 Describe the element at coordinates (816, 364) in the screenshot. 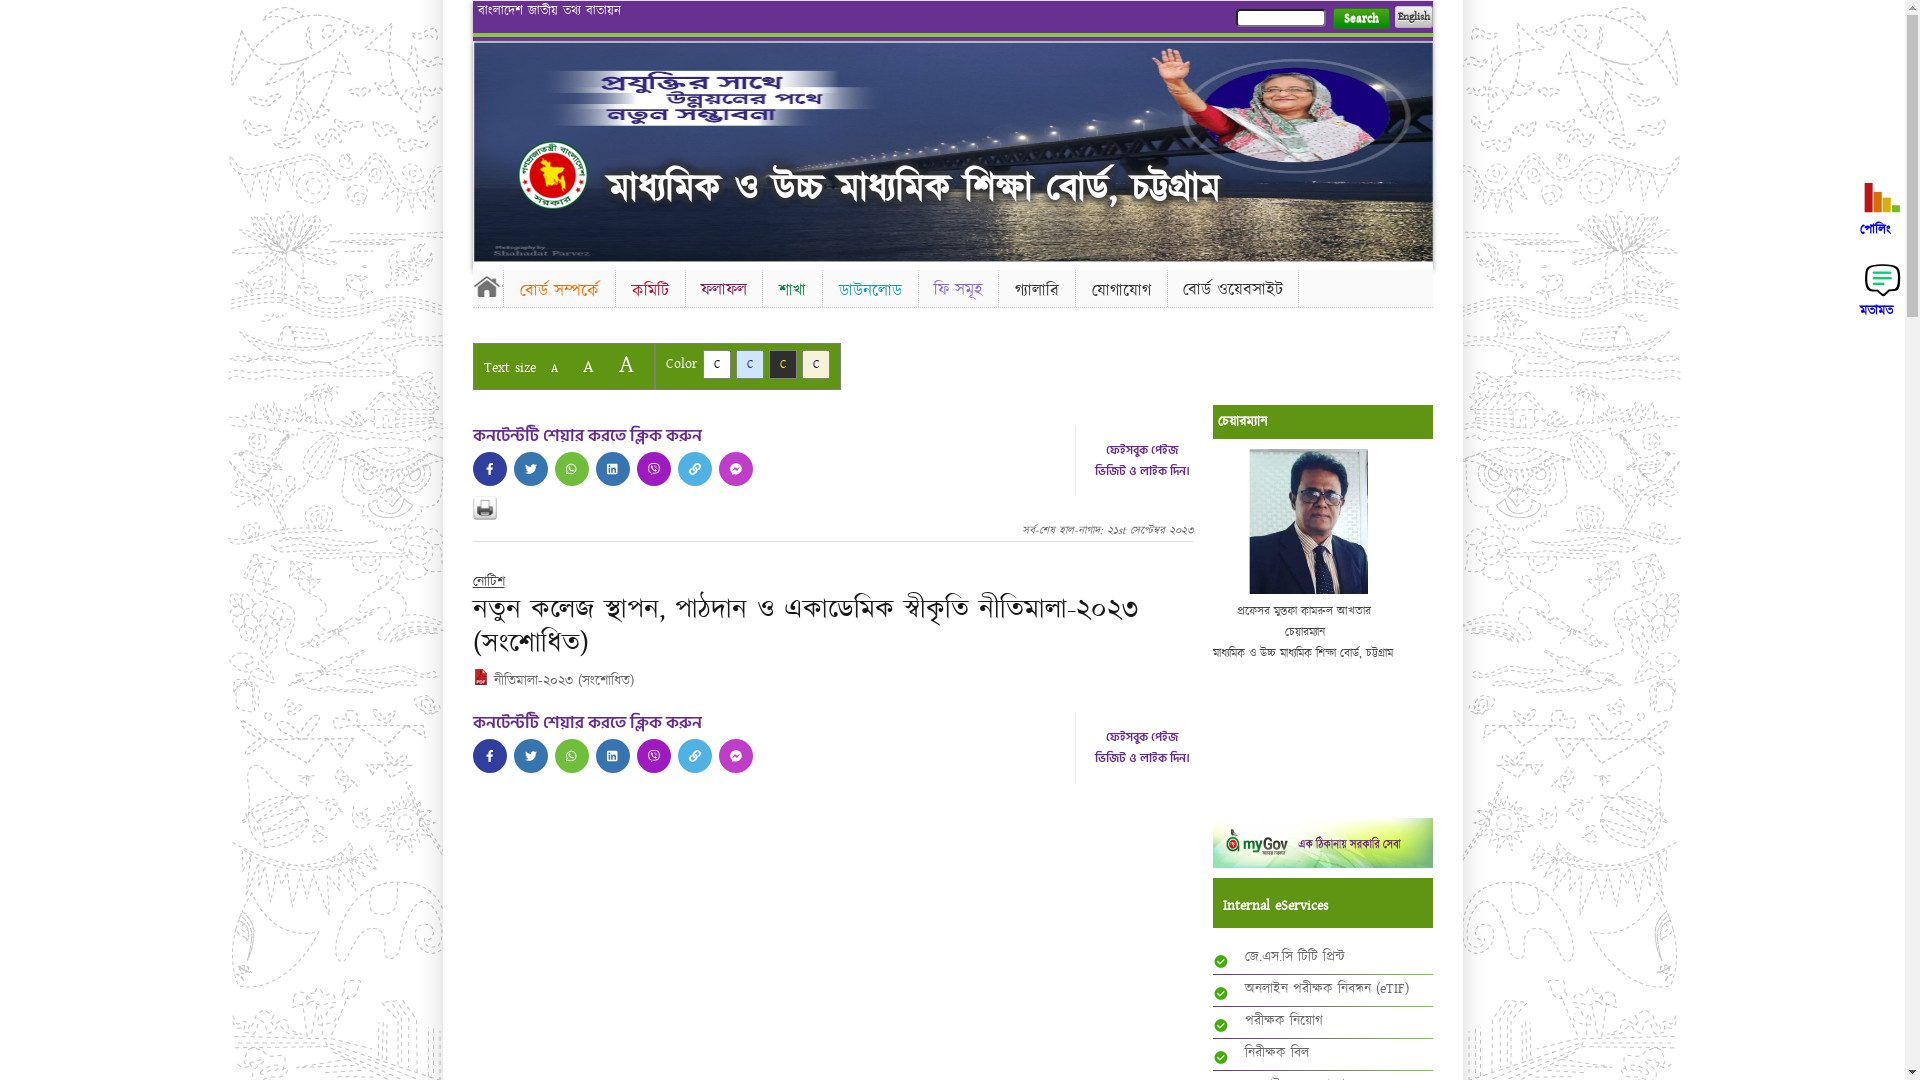

I see `'C'` at that location.